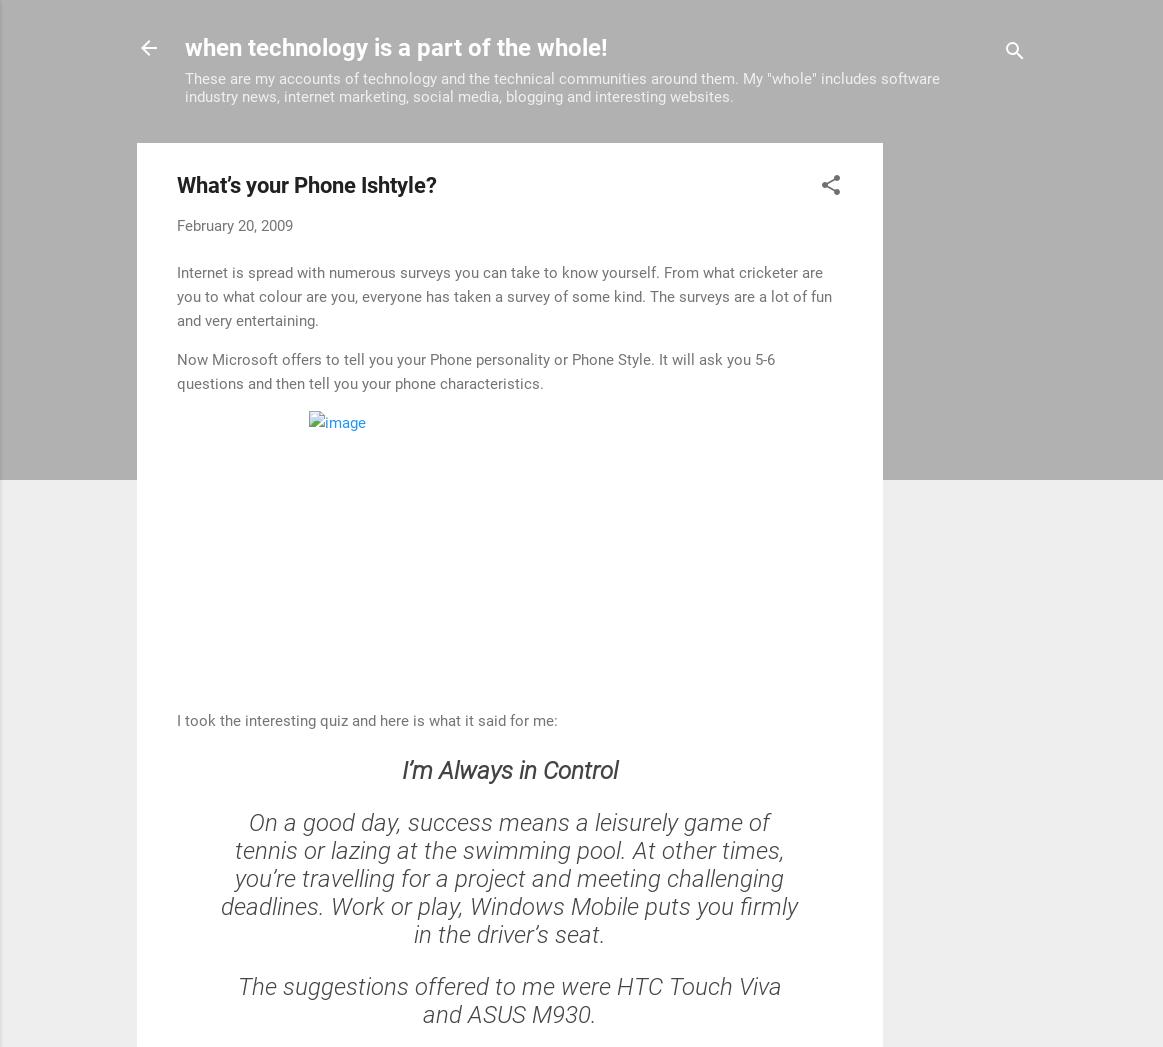 This screenshot has width=1163, height=1047. Describe the element at coordinates (395, 46) in the screenshot. I see `'when technology is a part of the whole!'` at that location.